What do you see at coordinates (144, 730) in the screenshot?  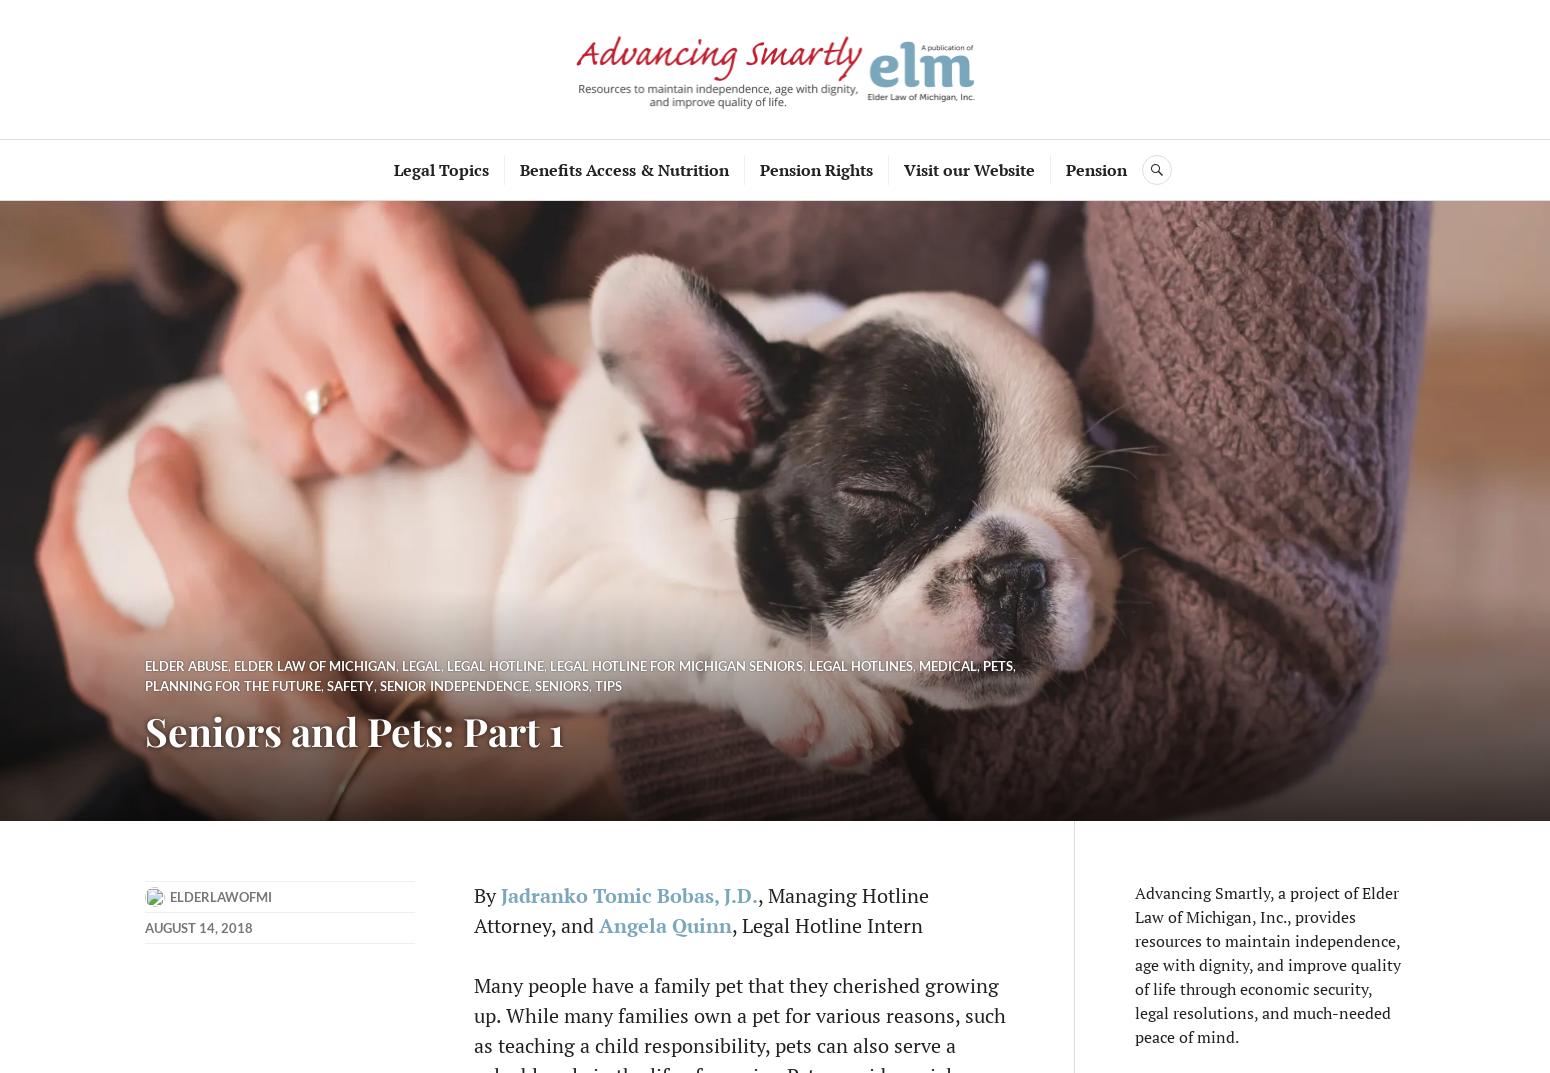 I see `'Seniors and Pets: Part 1'` at bounding box center [144, 730].